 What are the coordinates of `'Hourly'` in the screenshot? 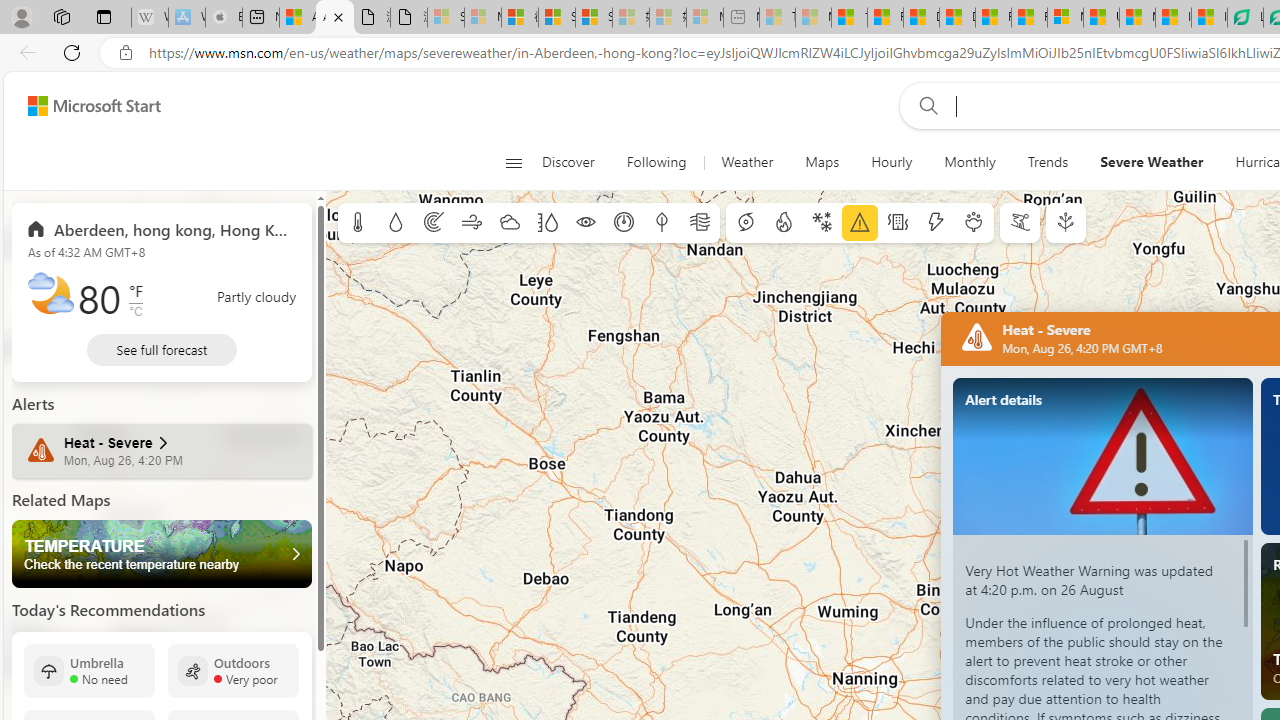 It's located at (891, 162).